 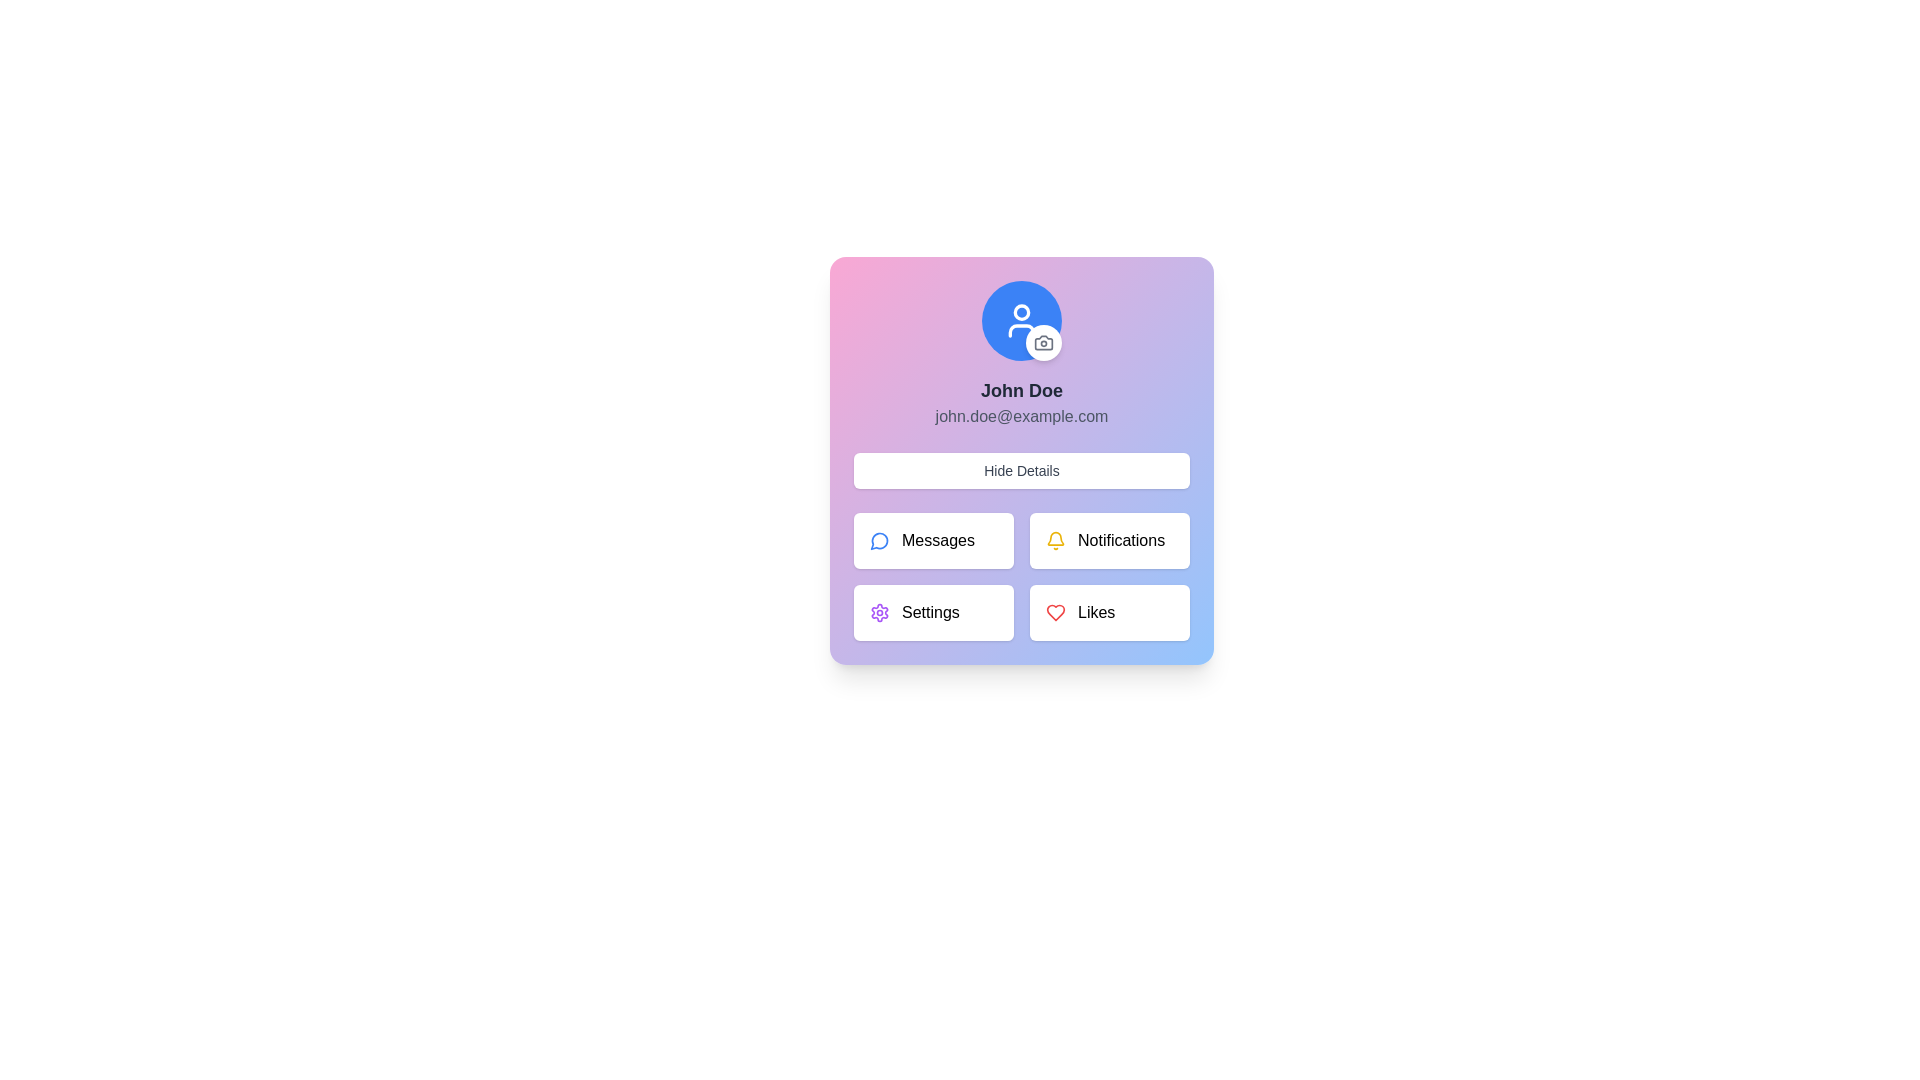 I want to click on the Notifications button, which has a yellow bell icon and black text, so click(x=1108, y=540).